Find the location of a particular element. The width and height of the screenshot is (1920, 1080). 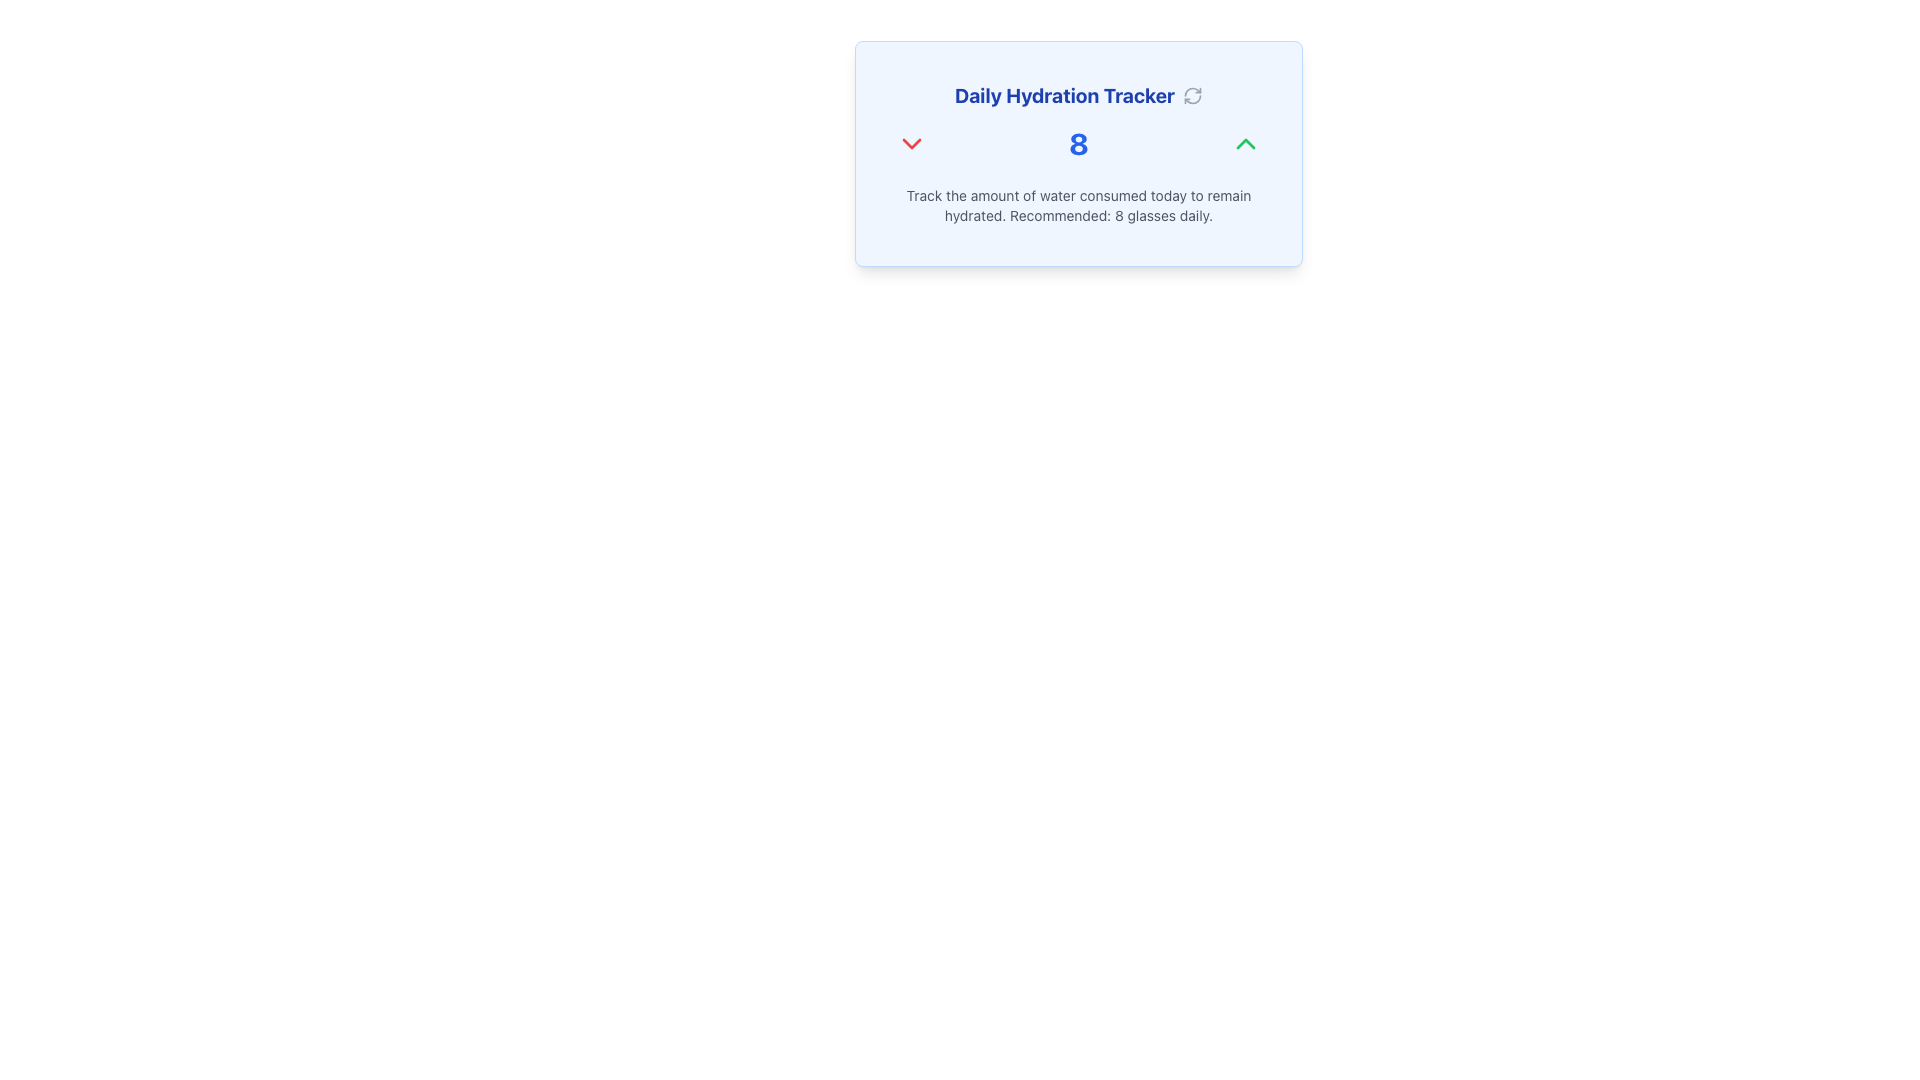

the refresh icon, which is a circular arrow shape located near the header text 'Daily Hydration Tracker', to refresh or reload content is located at coordinates (1192, 96).